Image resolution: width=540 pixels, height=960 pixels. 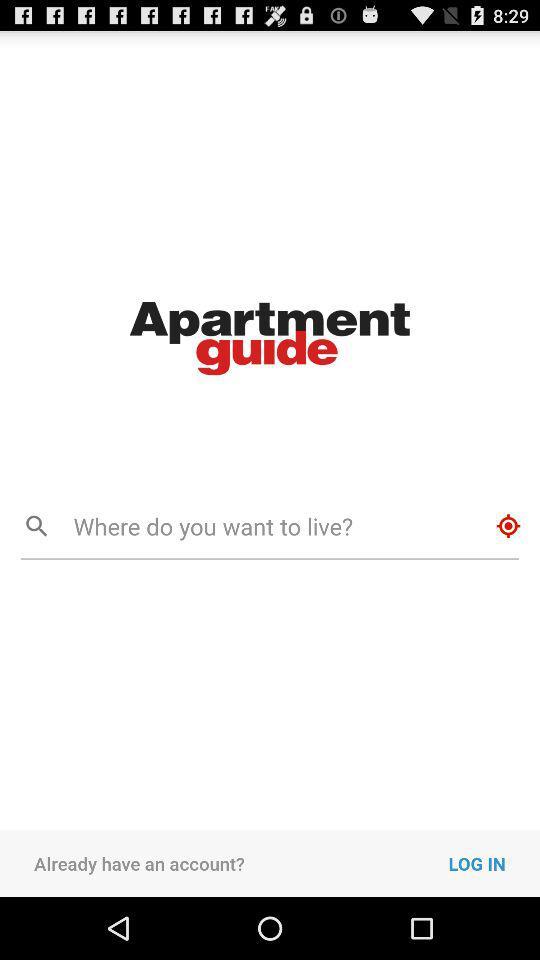 I want to click on the icon on the right, so click(x=508, y=525).